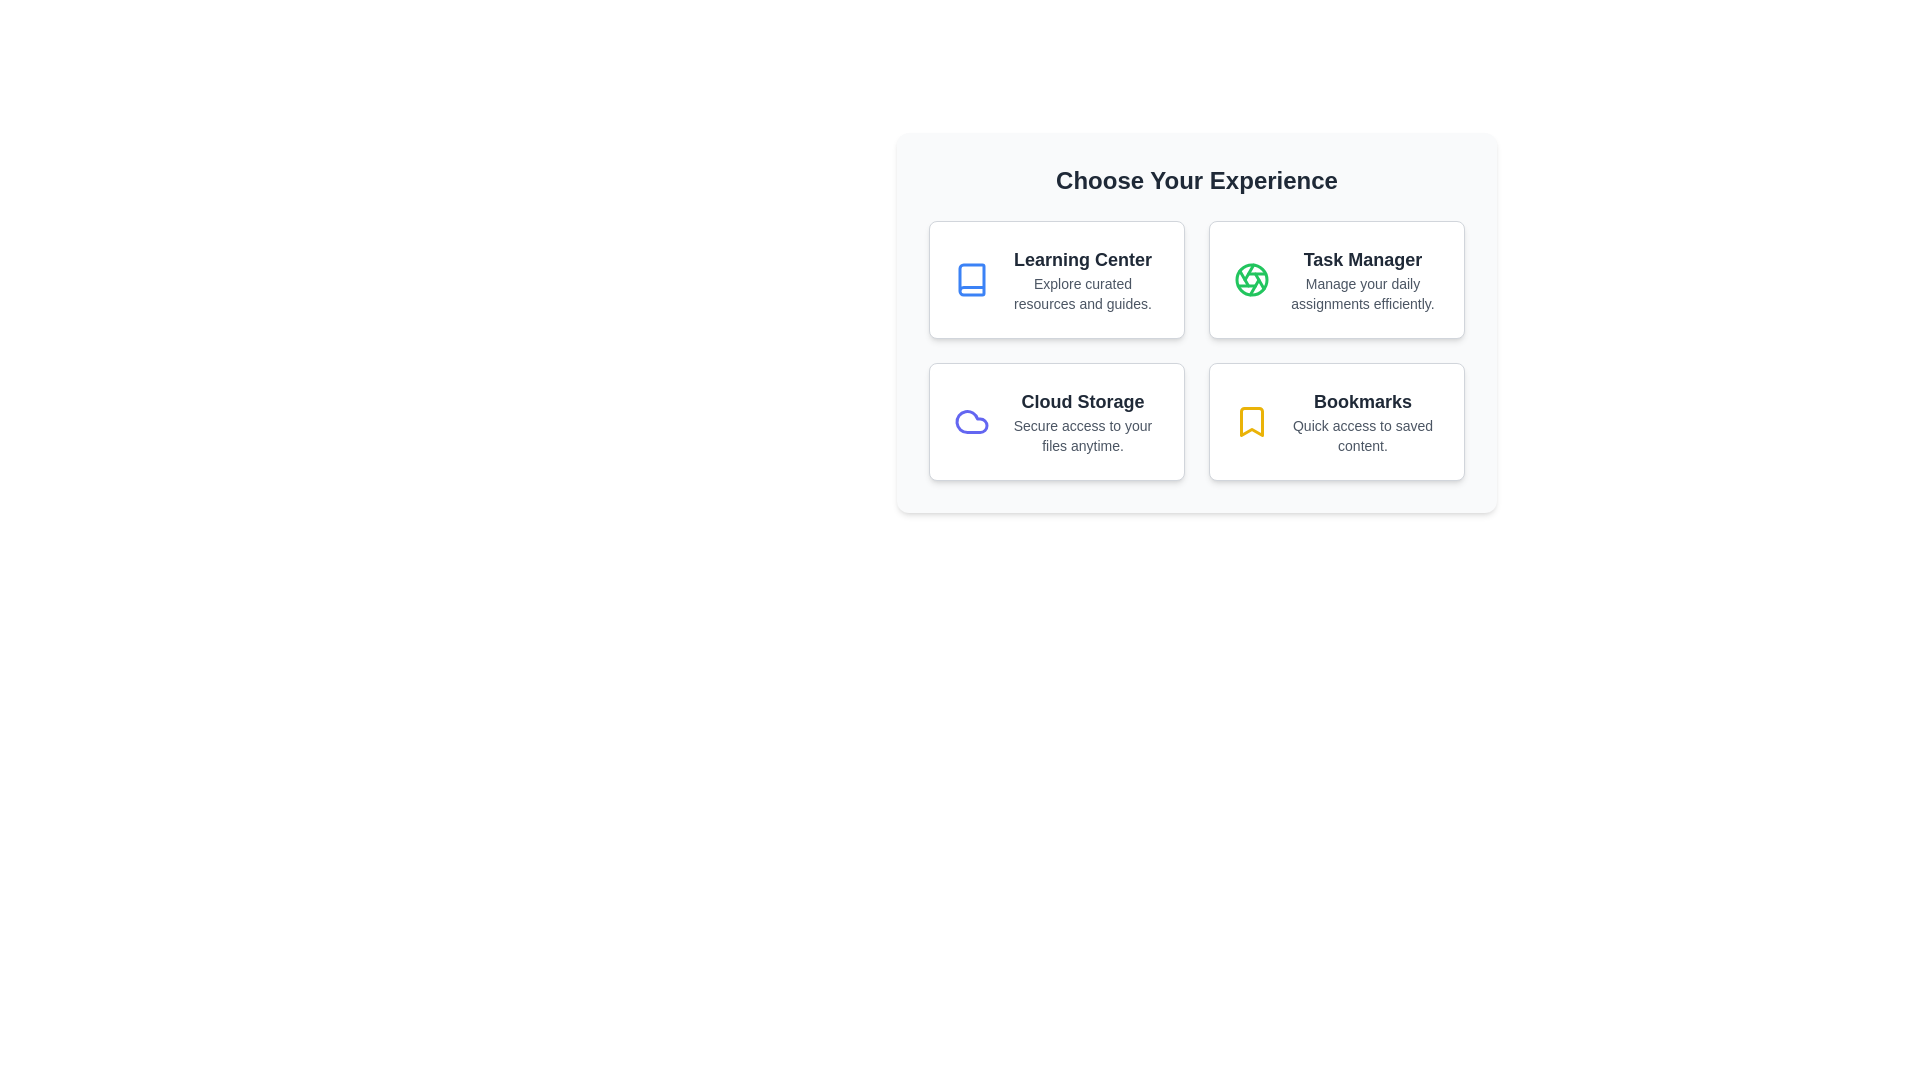  I want to click on the header text displaying 'Choose Your Experience', which is centrally aligned at the top of the section in a bold large font style, so click(1196, 181).